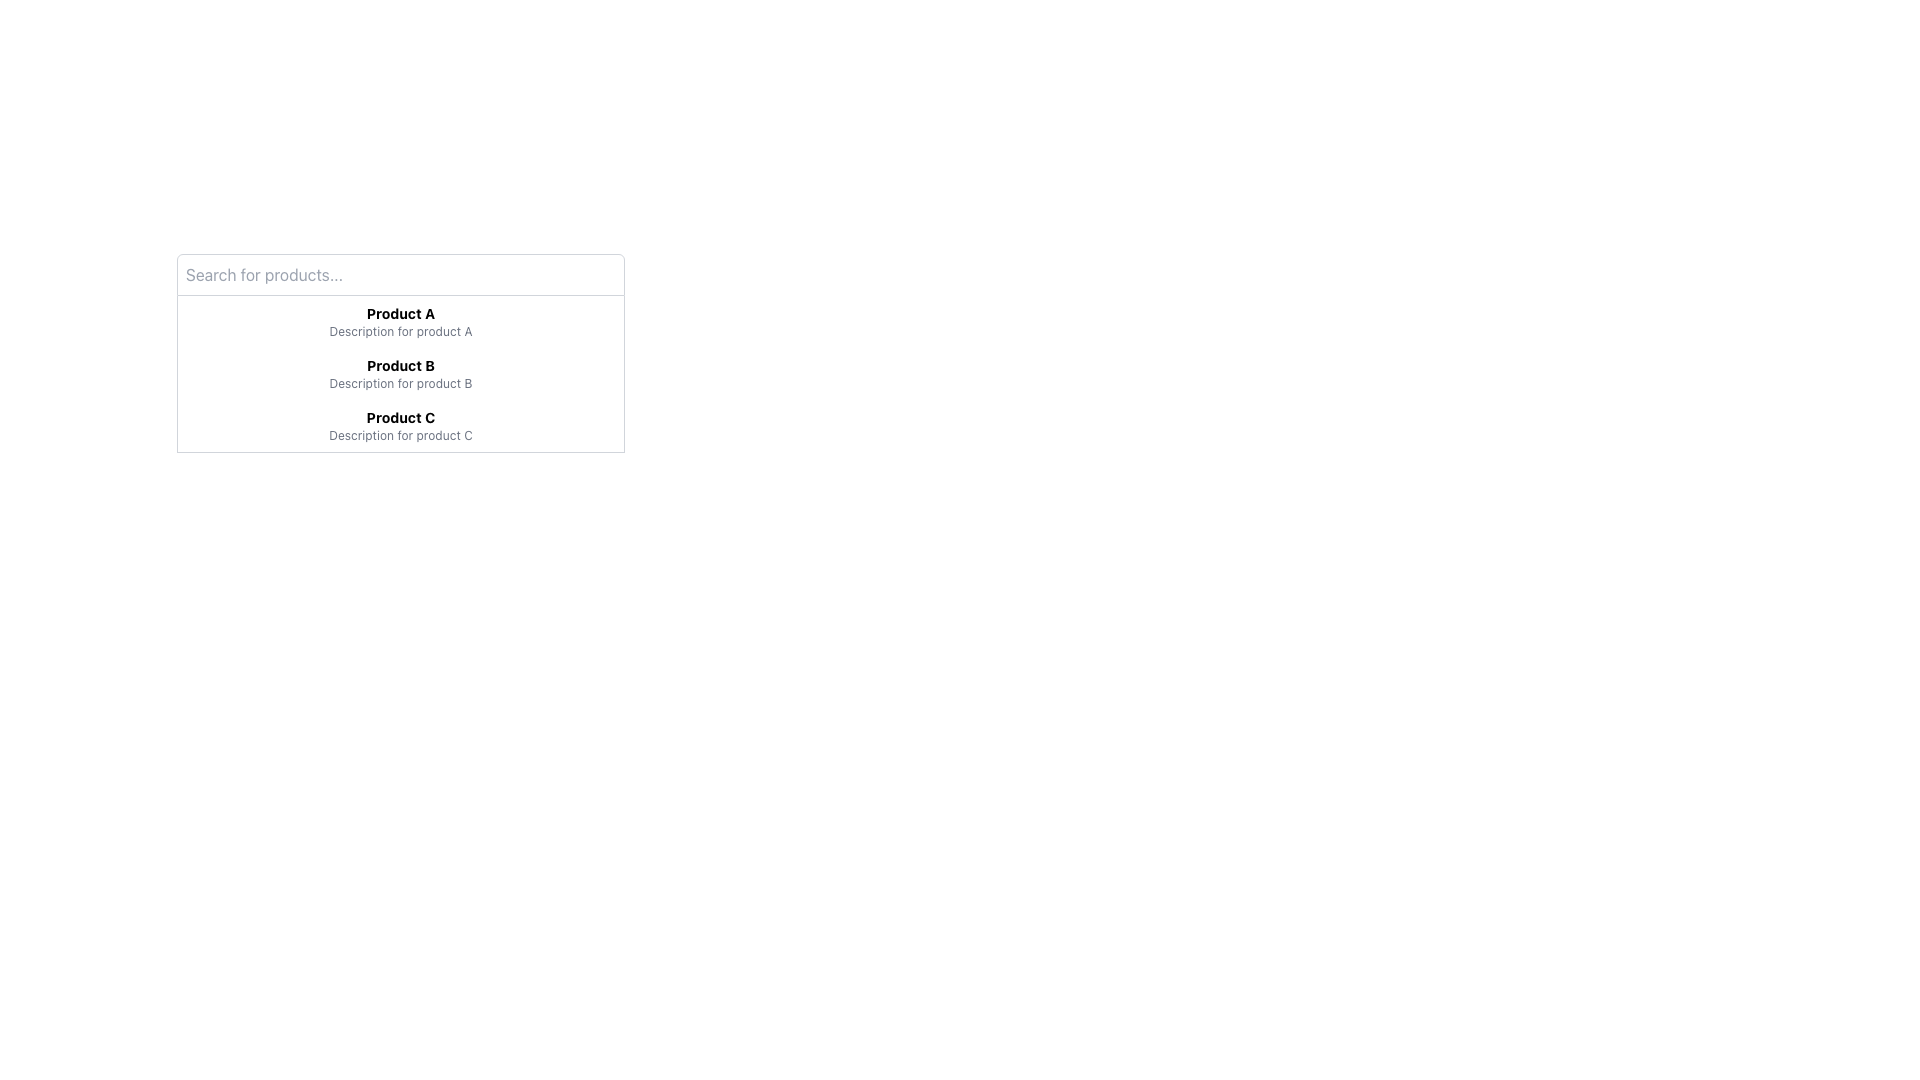 Image resolution: width=1920 pixels, height=1080 pixels. What do you see at coordinates (400, 424) in the screenshot?
I see `the third list item in the dropdown that displays 'Product C' in bold and 'Description for product C' in gray` at bounding box center [400, 424].